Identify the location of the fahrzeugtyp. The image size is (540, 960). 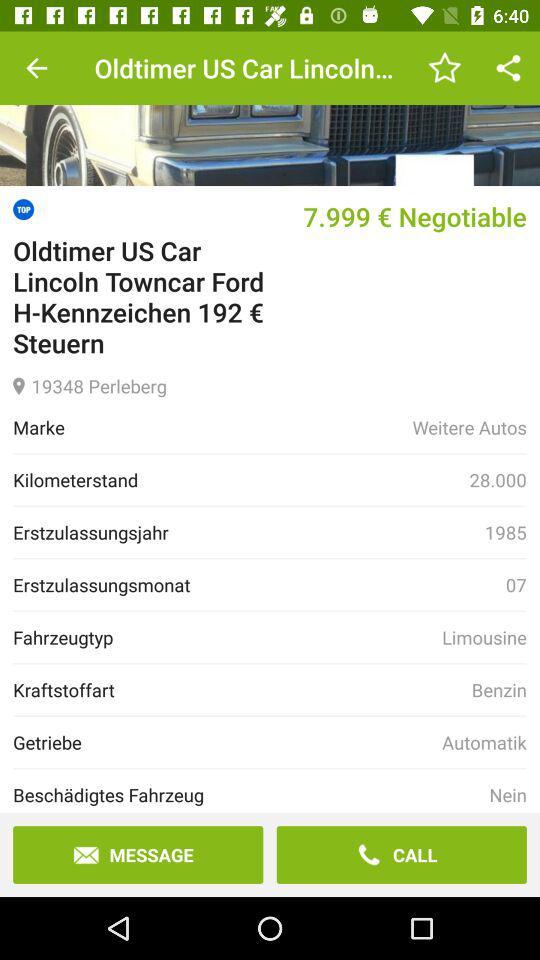
(226, 636).